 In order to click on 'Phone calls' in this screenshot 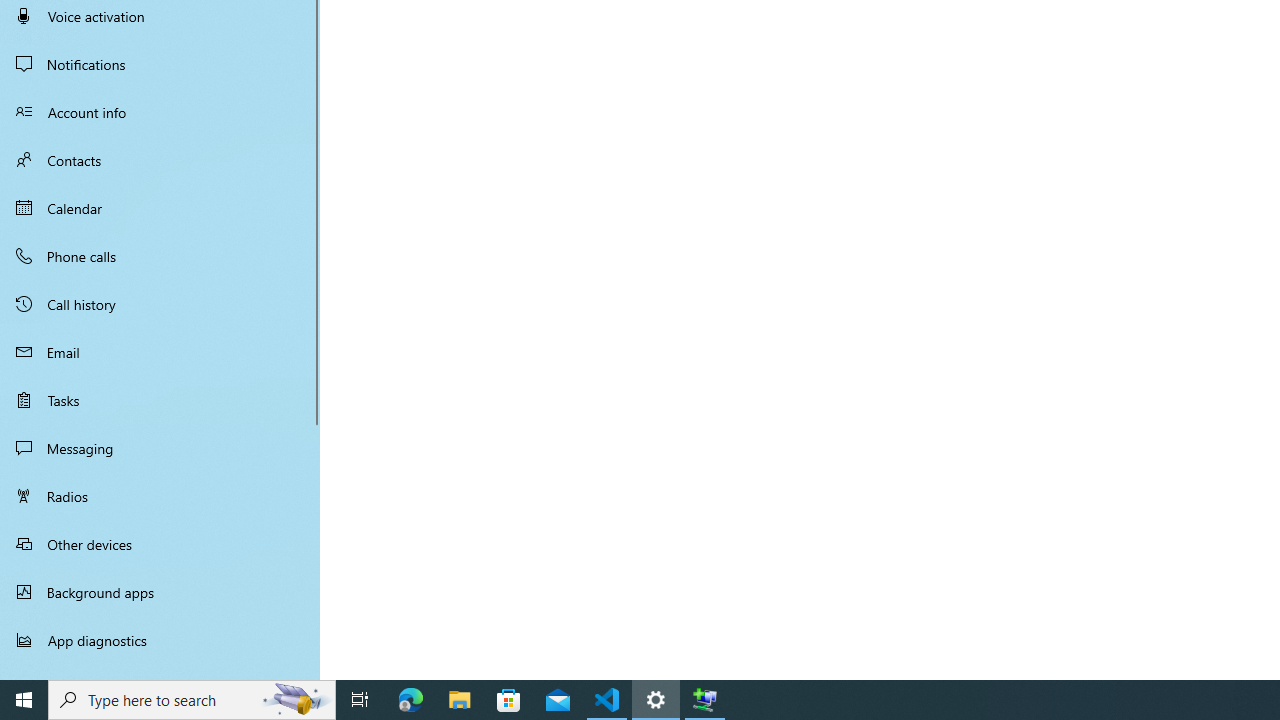, I will do `click(160, 254)`.